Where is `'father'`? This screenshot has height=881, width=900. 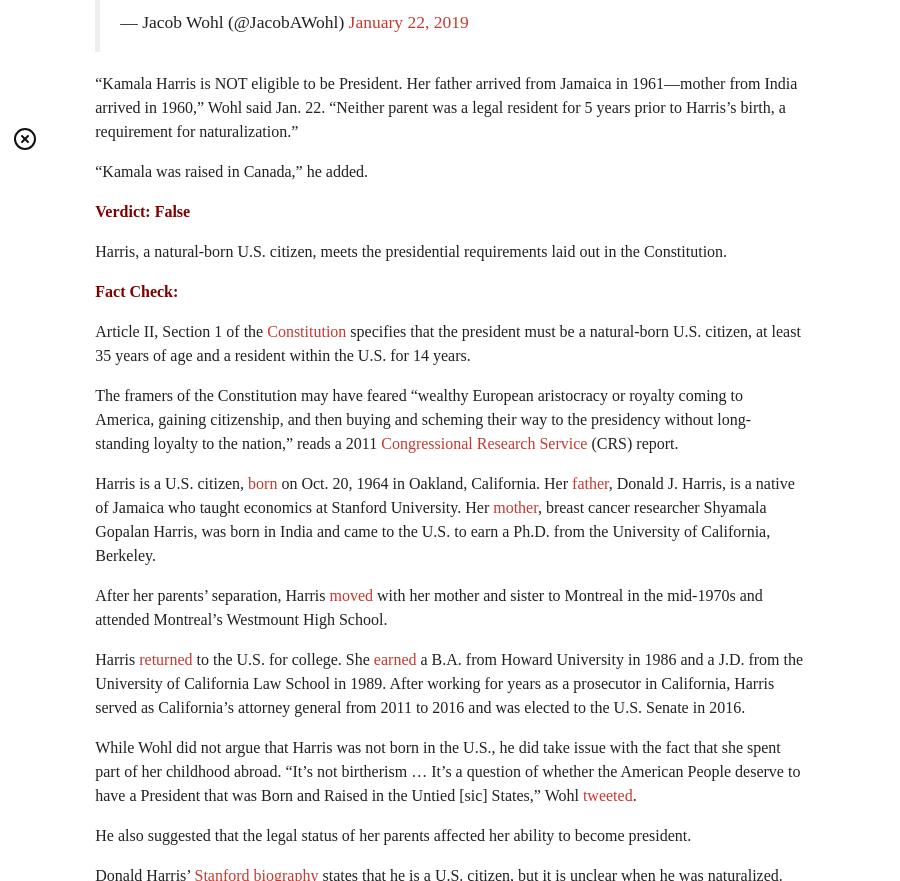 'father' is located at coordinates (590, 482).